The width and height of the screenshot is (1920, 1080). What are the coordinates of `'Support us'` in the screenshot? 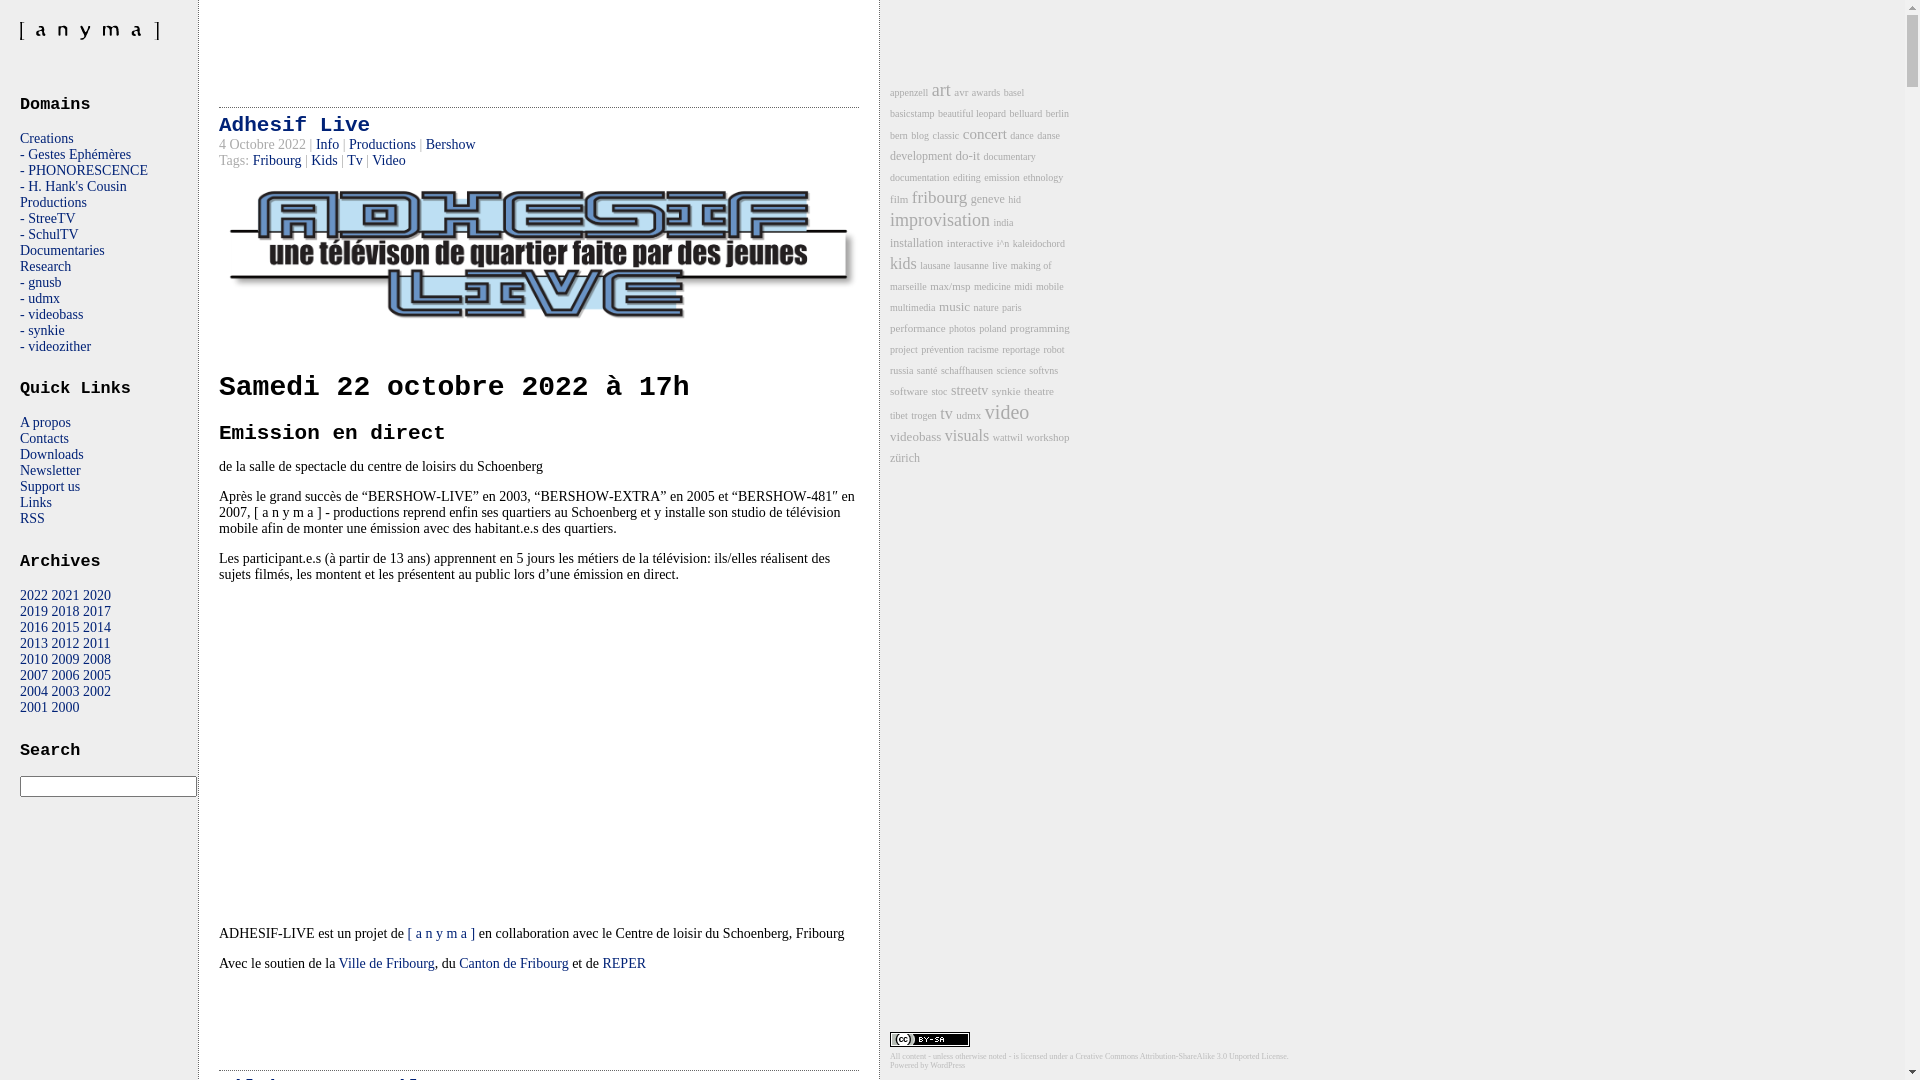 It's located at (49, 486).